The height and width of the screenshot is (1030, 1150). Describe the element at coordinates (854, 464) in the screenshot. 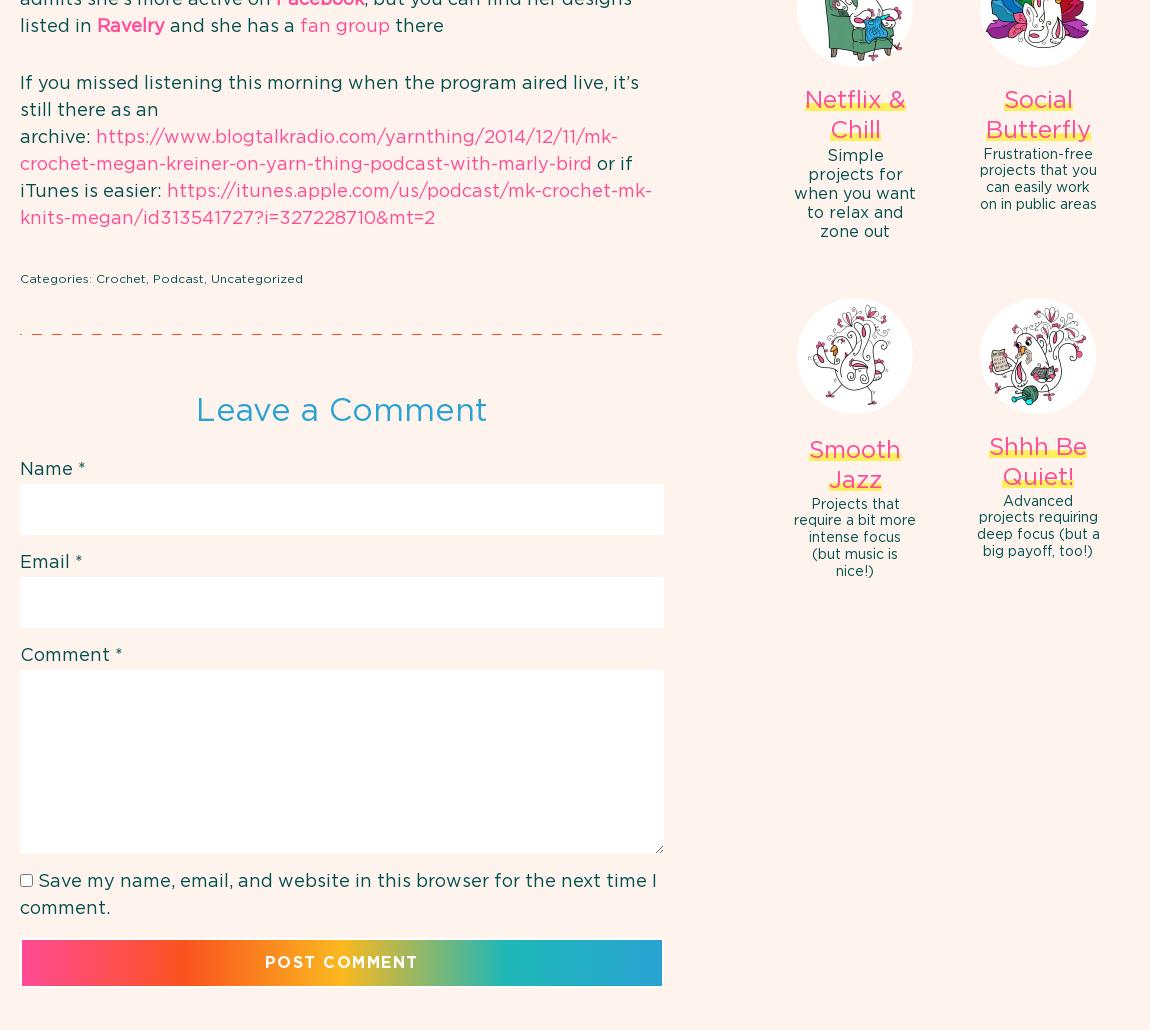

I see `'Smooth Jazz'` at that location.